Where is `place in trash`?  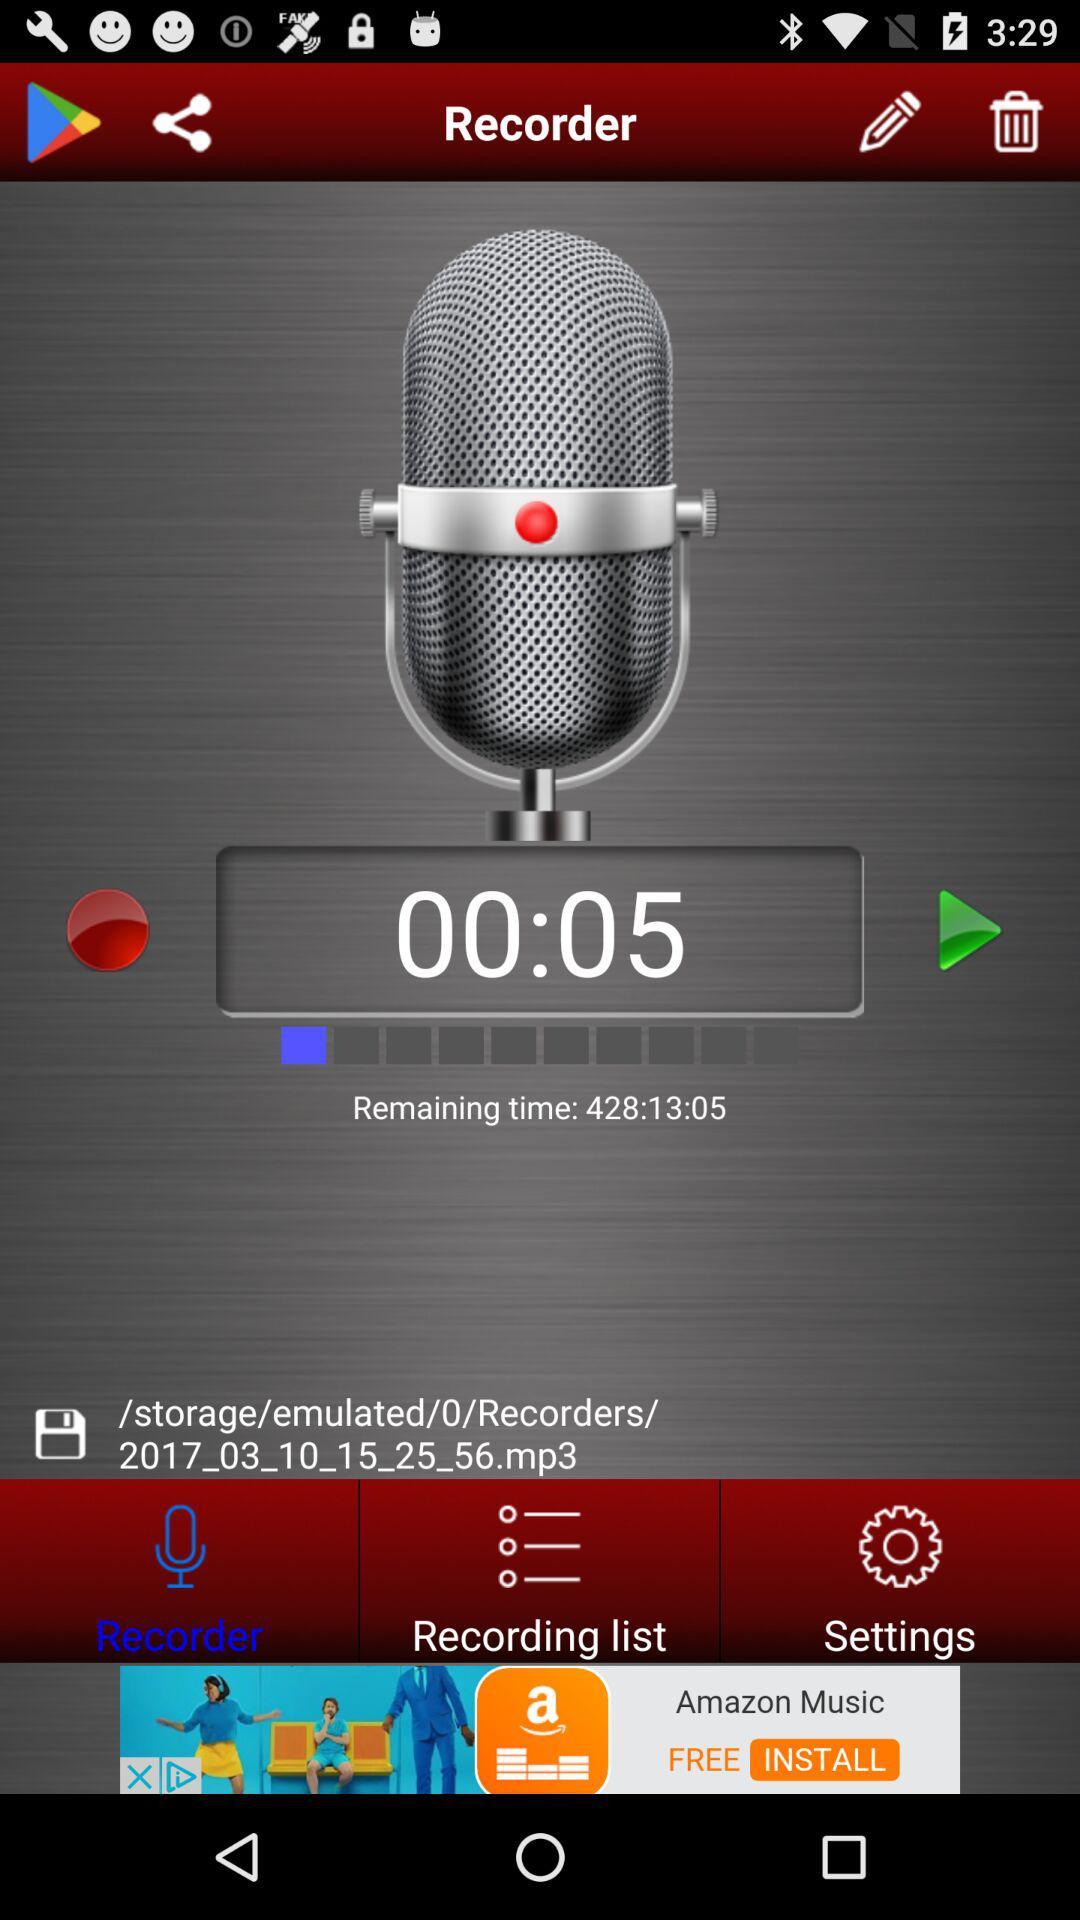
place in trash is located at coordinates (1017, 121).